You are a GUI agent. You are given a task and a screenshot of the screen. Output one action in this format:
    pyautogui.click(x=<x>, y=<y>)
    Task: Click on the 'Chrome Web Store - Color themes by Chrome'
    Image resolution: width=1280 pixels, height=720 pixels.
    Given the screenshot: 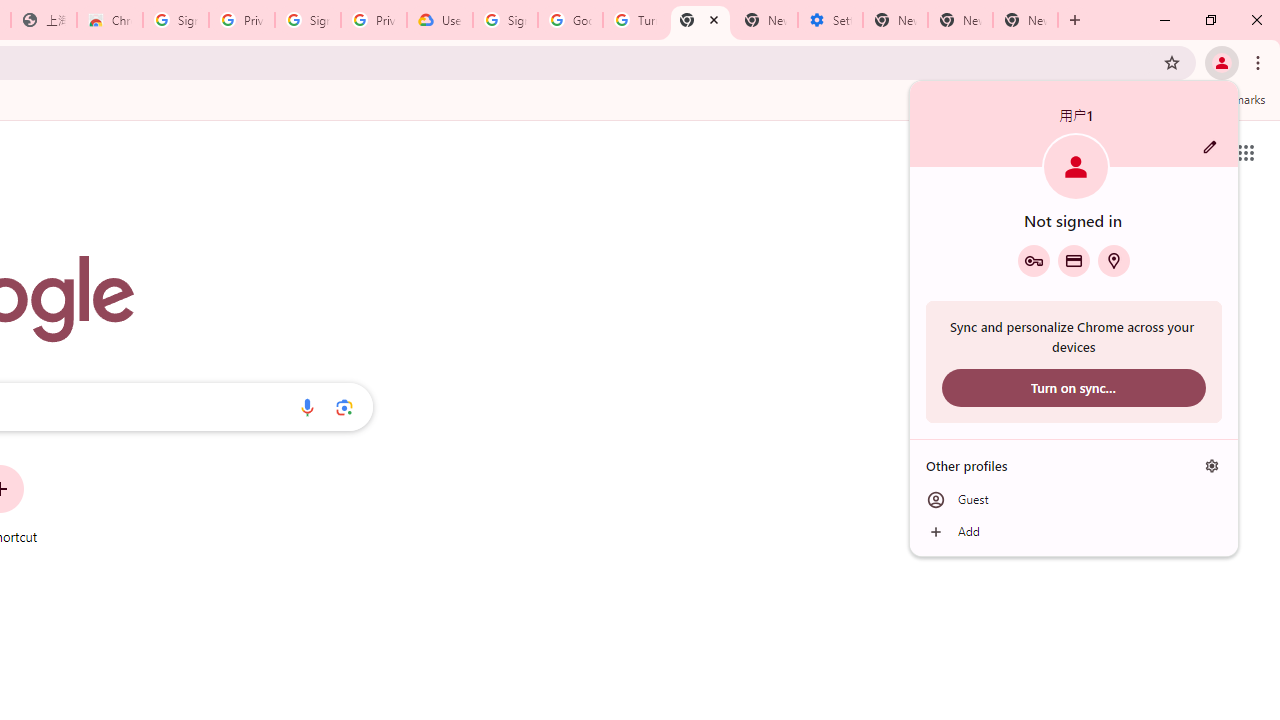 What is the action you would take?
    pyautogui.click(x=109, y=20)
    